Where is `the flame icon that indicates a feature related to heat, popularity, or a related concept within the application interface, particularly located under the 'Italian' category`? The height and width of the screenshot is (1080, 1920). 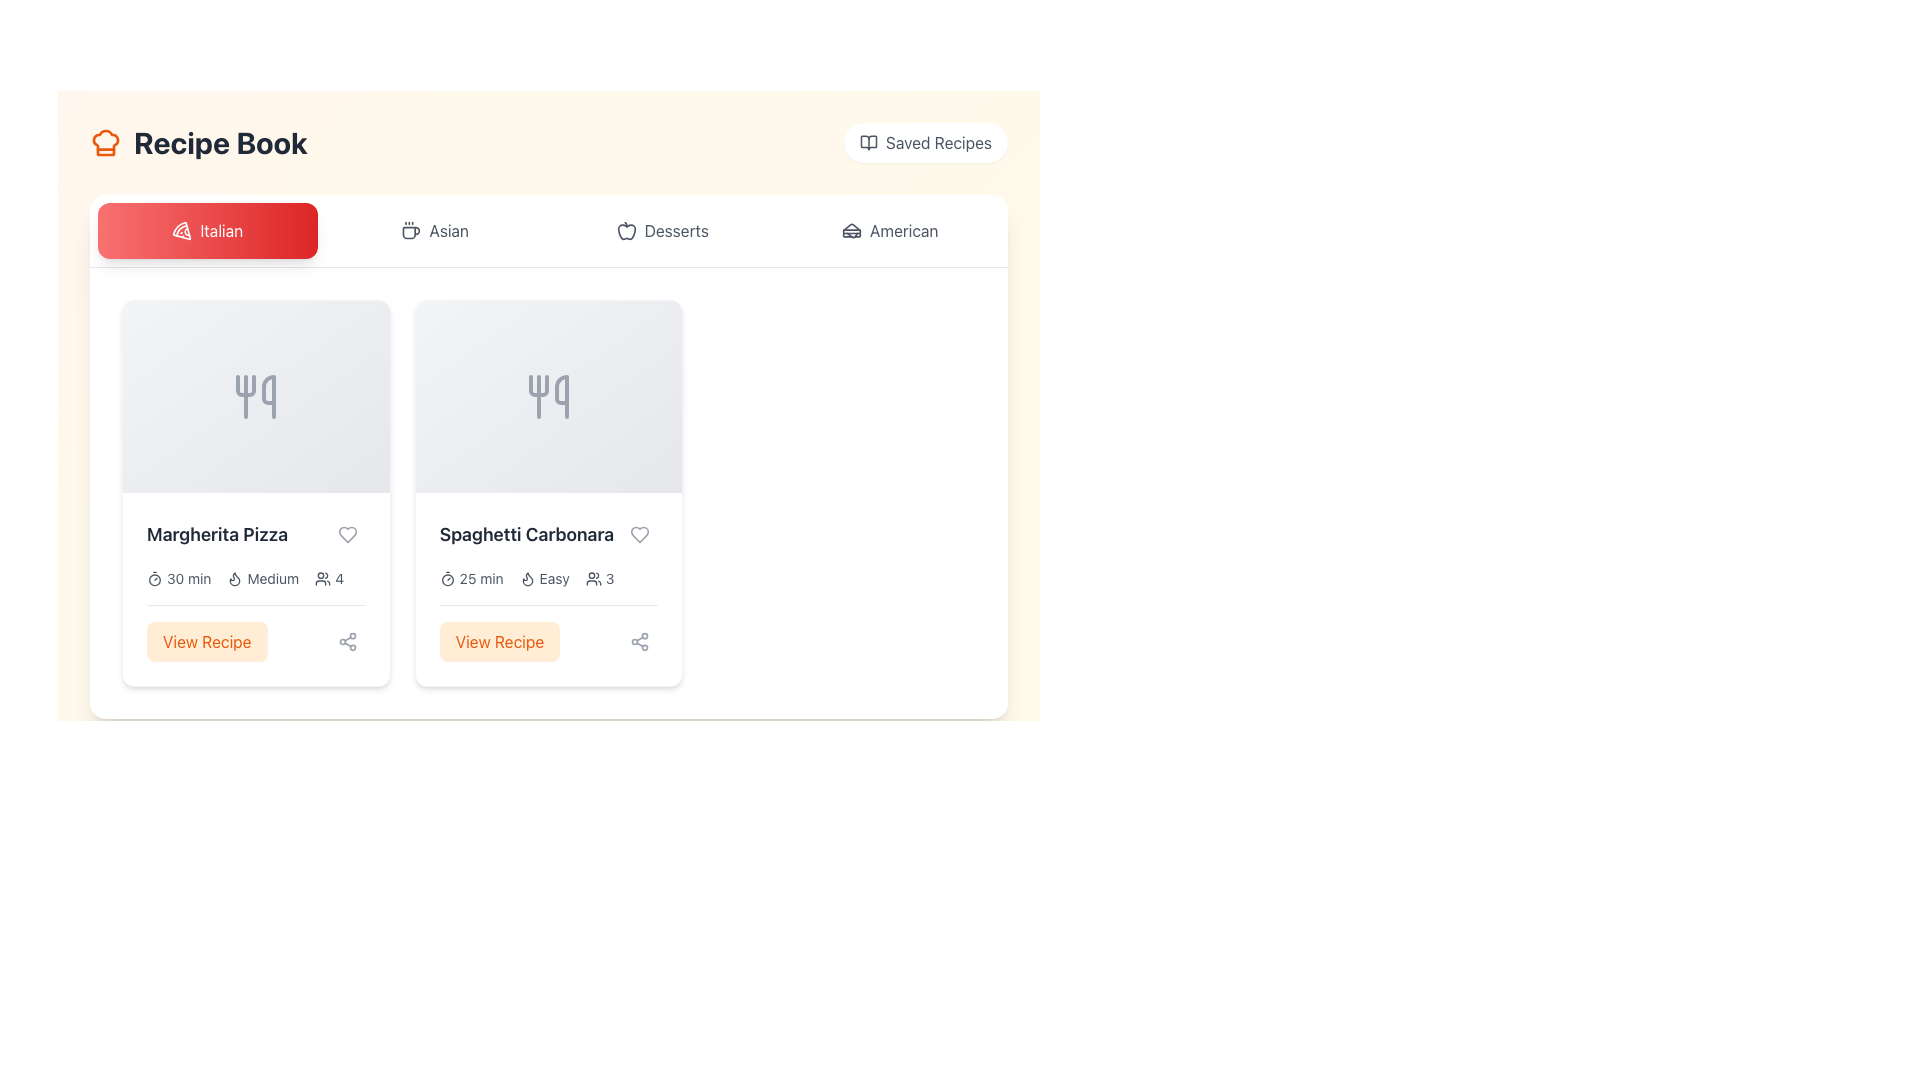 the flame icon that indicates a feature related to heat, popularity, or a related concept within the application interface, particularly located under the 'Italian' category is located at coordinates (527, 579).